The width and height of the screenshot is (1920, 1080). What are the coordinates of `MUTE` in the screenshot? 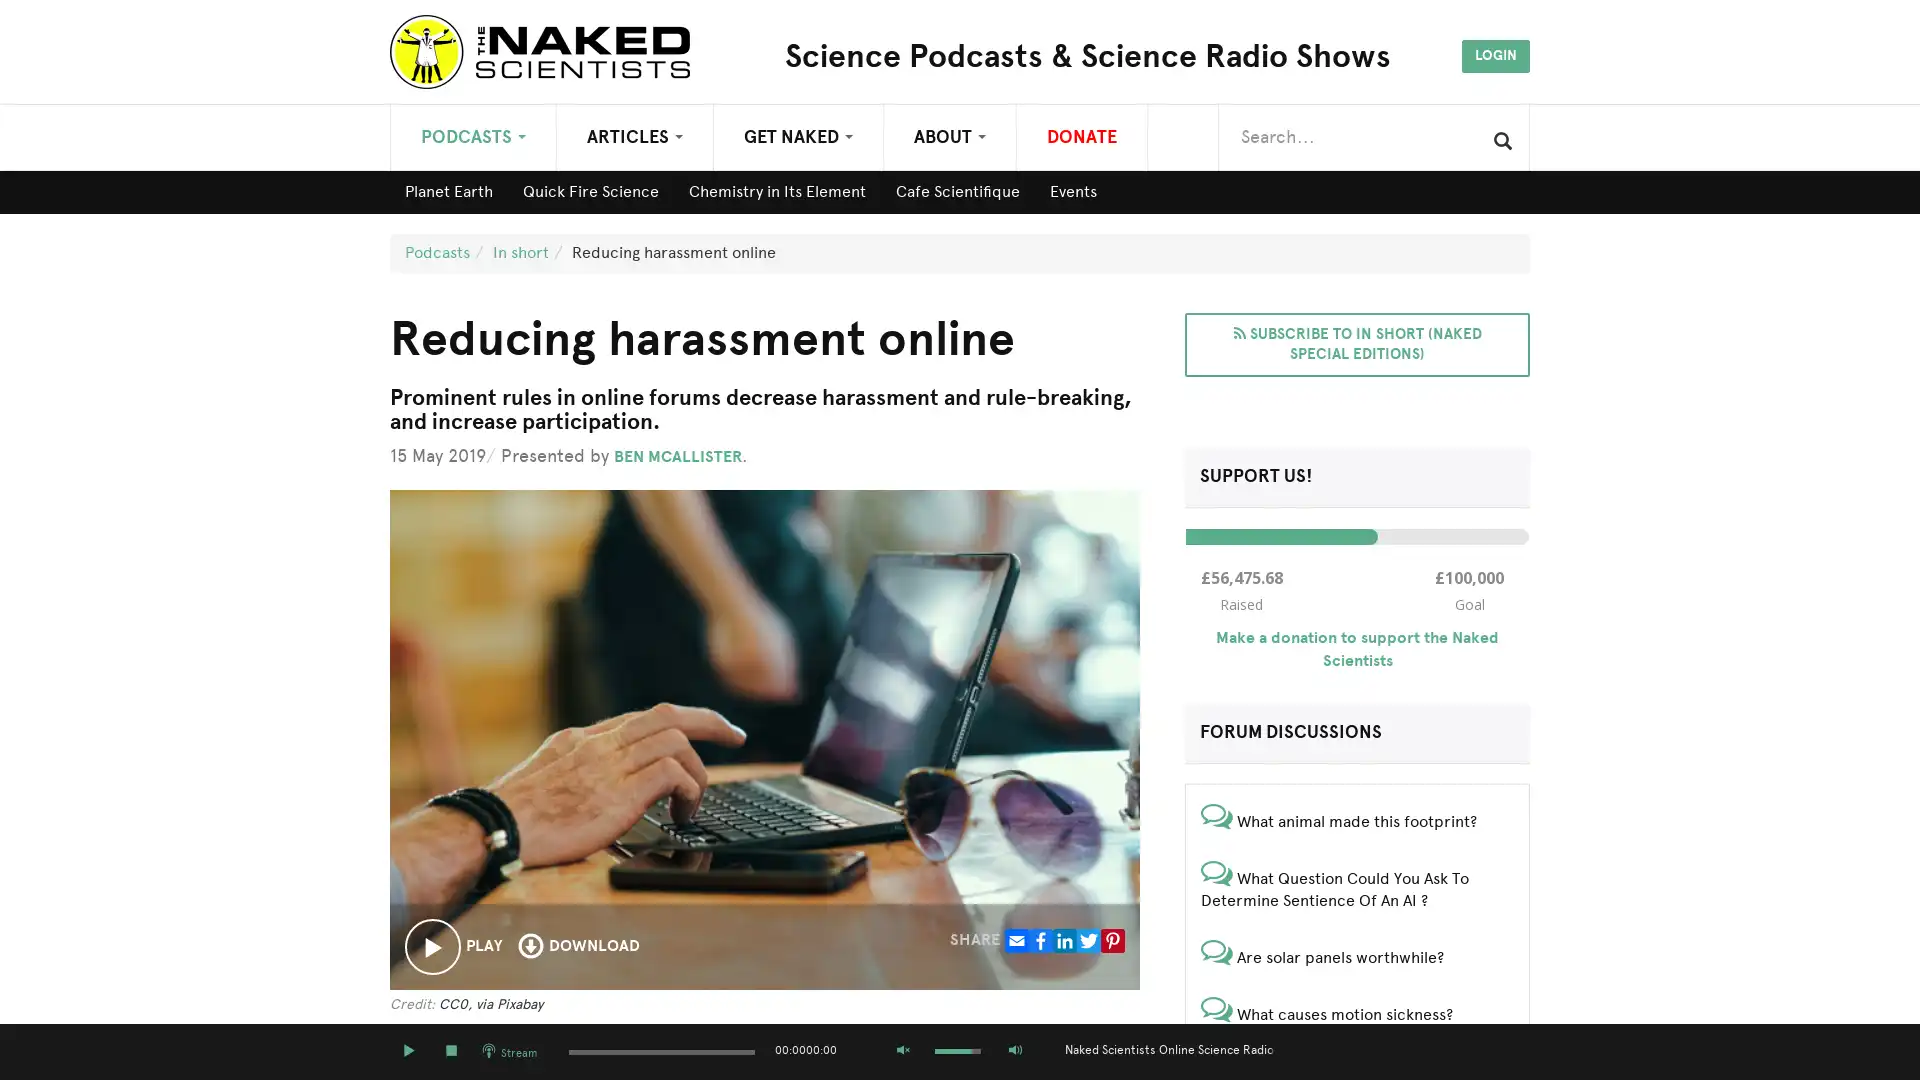 It's located at (902, 1051).